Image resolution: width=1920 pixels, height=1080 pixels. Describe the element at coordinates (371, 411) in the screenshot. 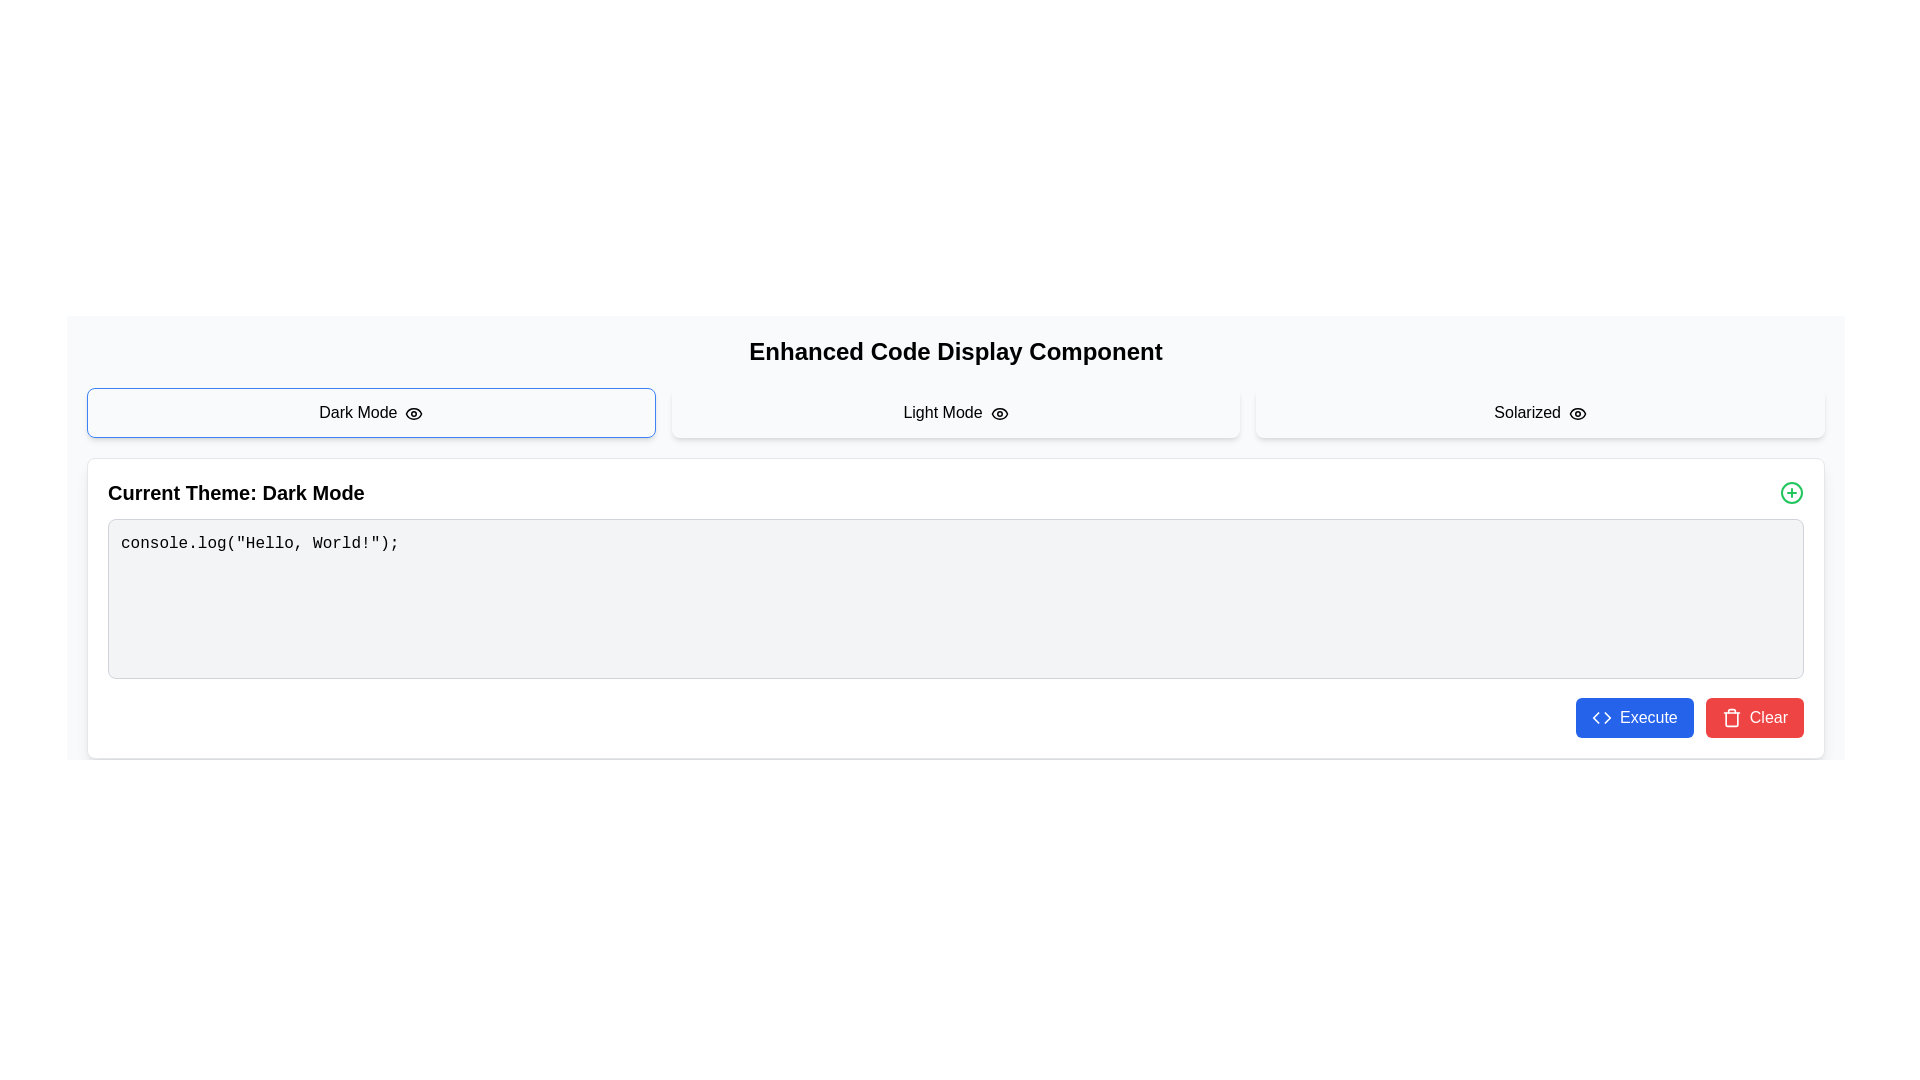

I see `the theme toggle button, which is located in the first column of a three-column layout` at that location.